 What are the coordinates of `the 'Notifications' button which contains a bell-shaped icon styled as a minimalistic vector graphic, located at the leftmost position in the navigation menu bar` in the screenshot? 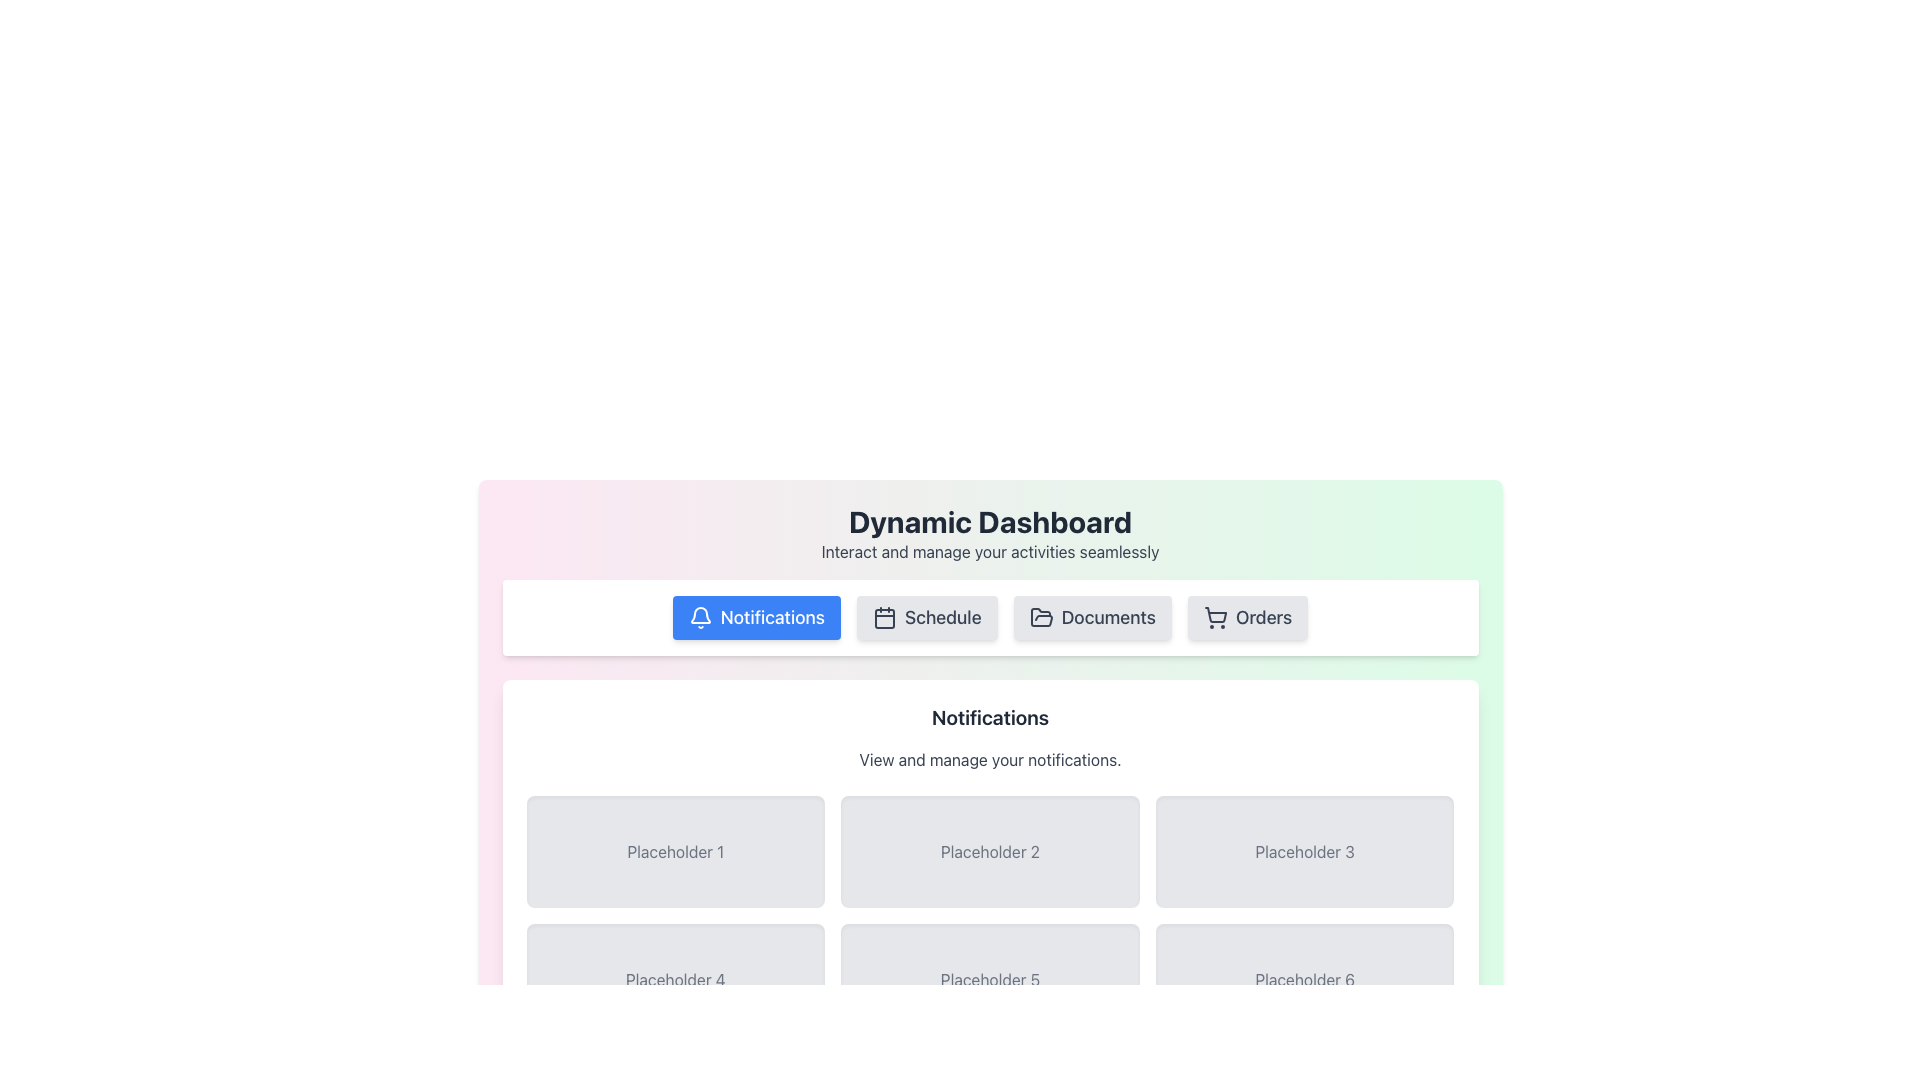 It's located at (700, 616).